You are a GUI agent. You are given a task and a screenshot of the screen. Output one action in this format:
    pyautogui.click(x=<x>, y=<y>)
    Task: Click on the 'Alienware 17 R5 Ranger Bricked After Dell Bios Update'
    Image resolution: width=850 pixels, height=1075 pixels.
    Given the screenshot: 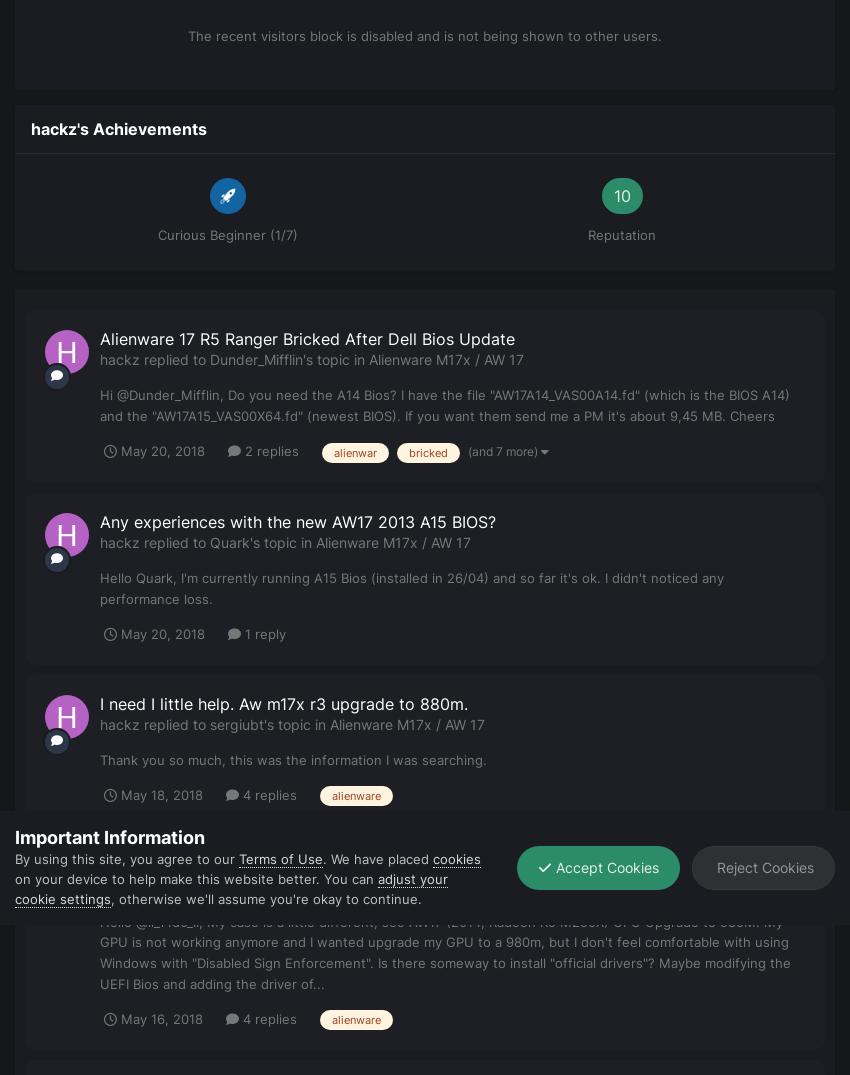 What is the action you would take?
    pyautogui.click(x=307, y=337)
    